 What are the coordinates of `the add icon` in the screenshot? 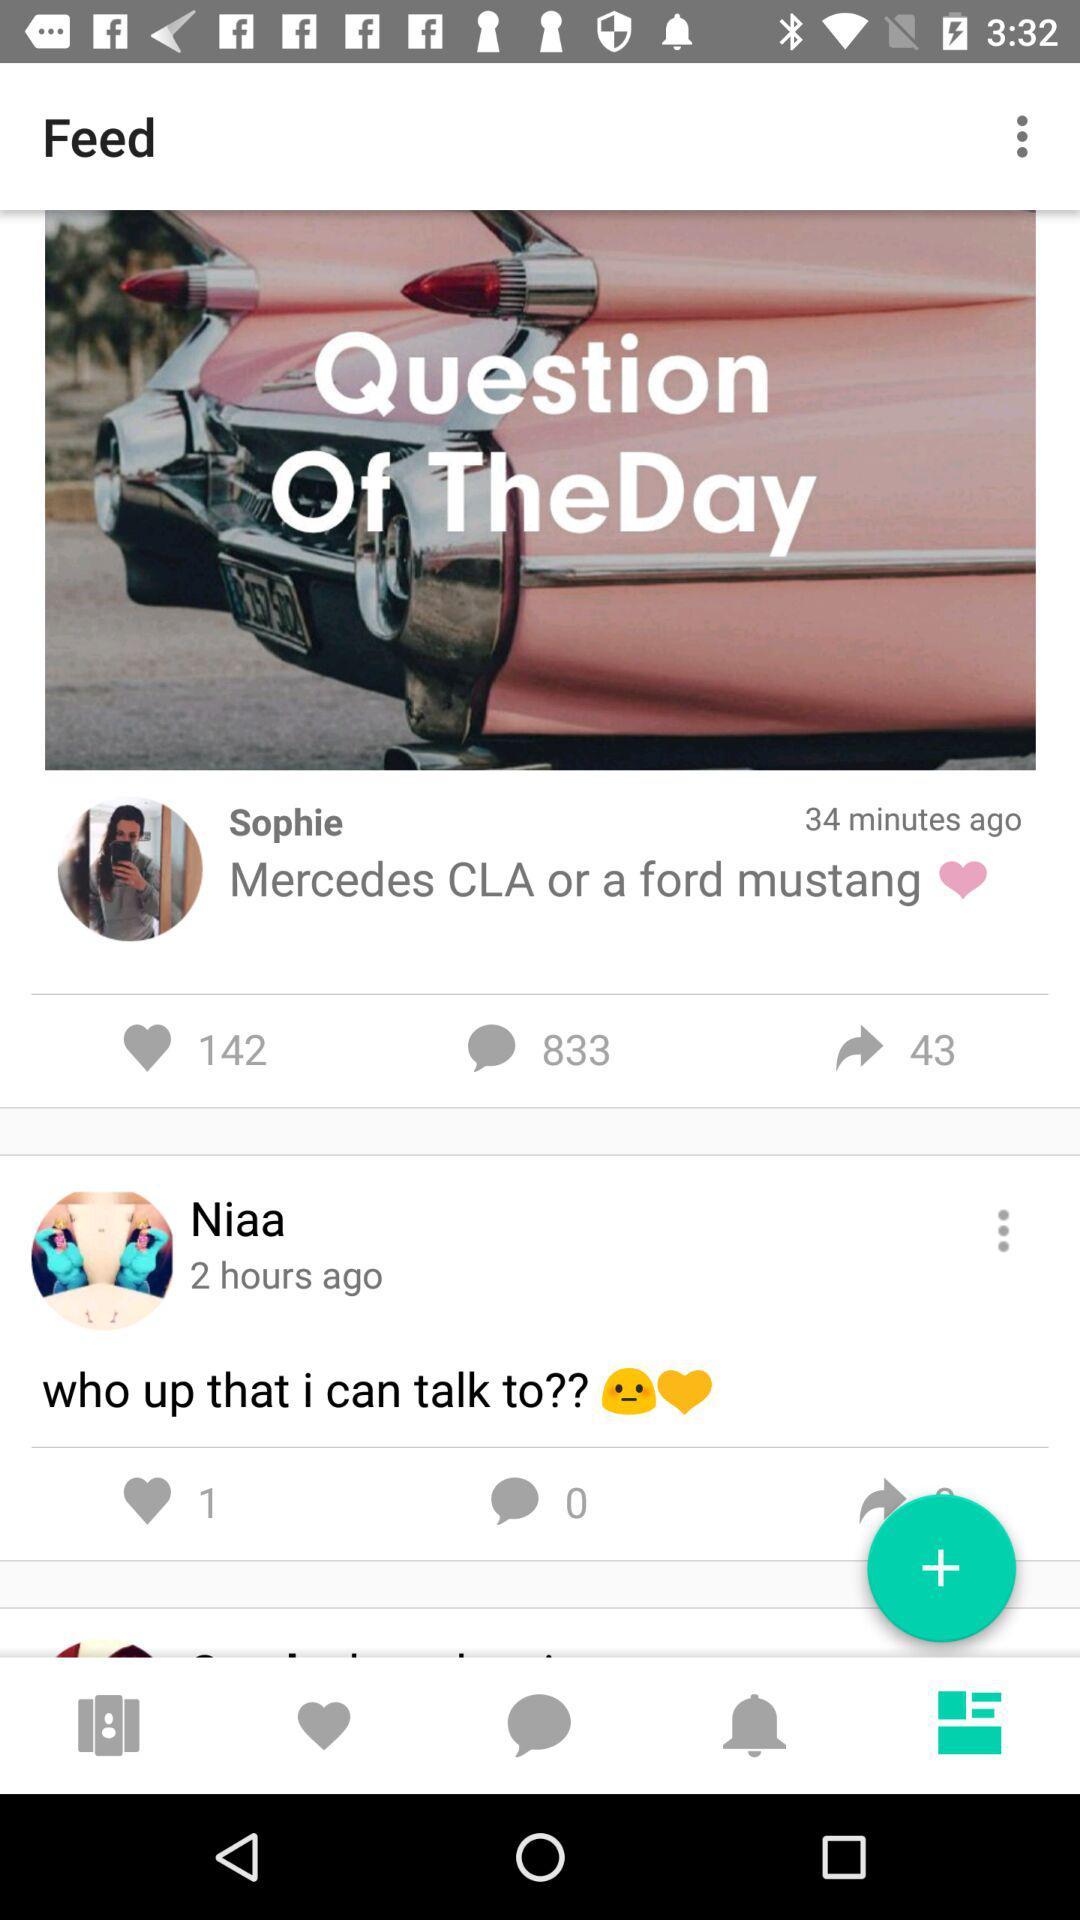 It's located at (941, 1575).